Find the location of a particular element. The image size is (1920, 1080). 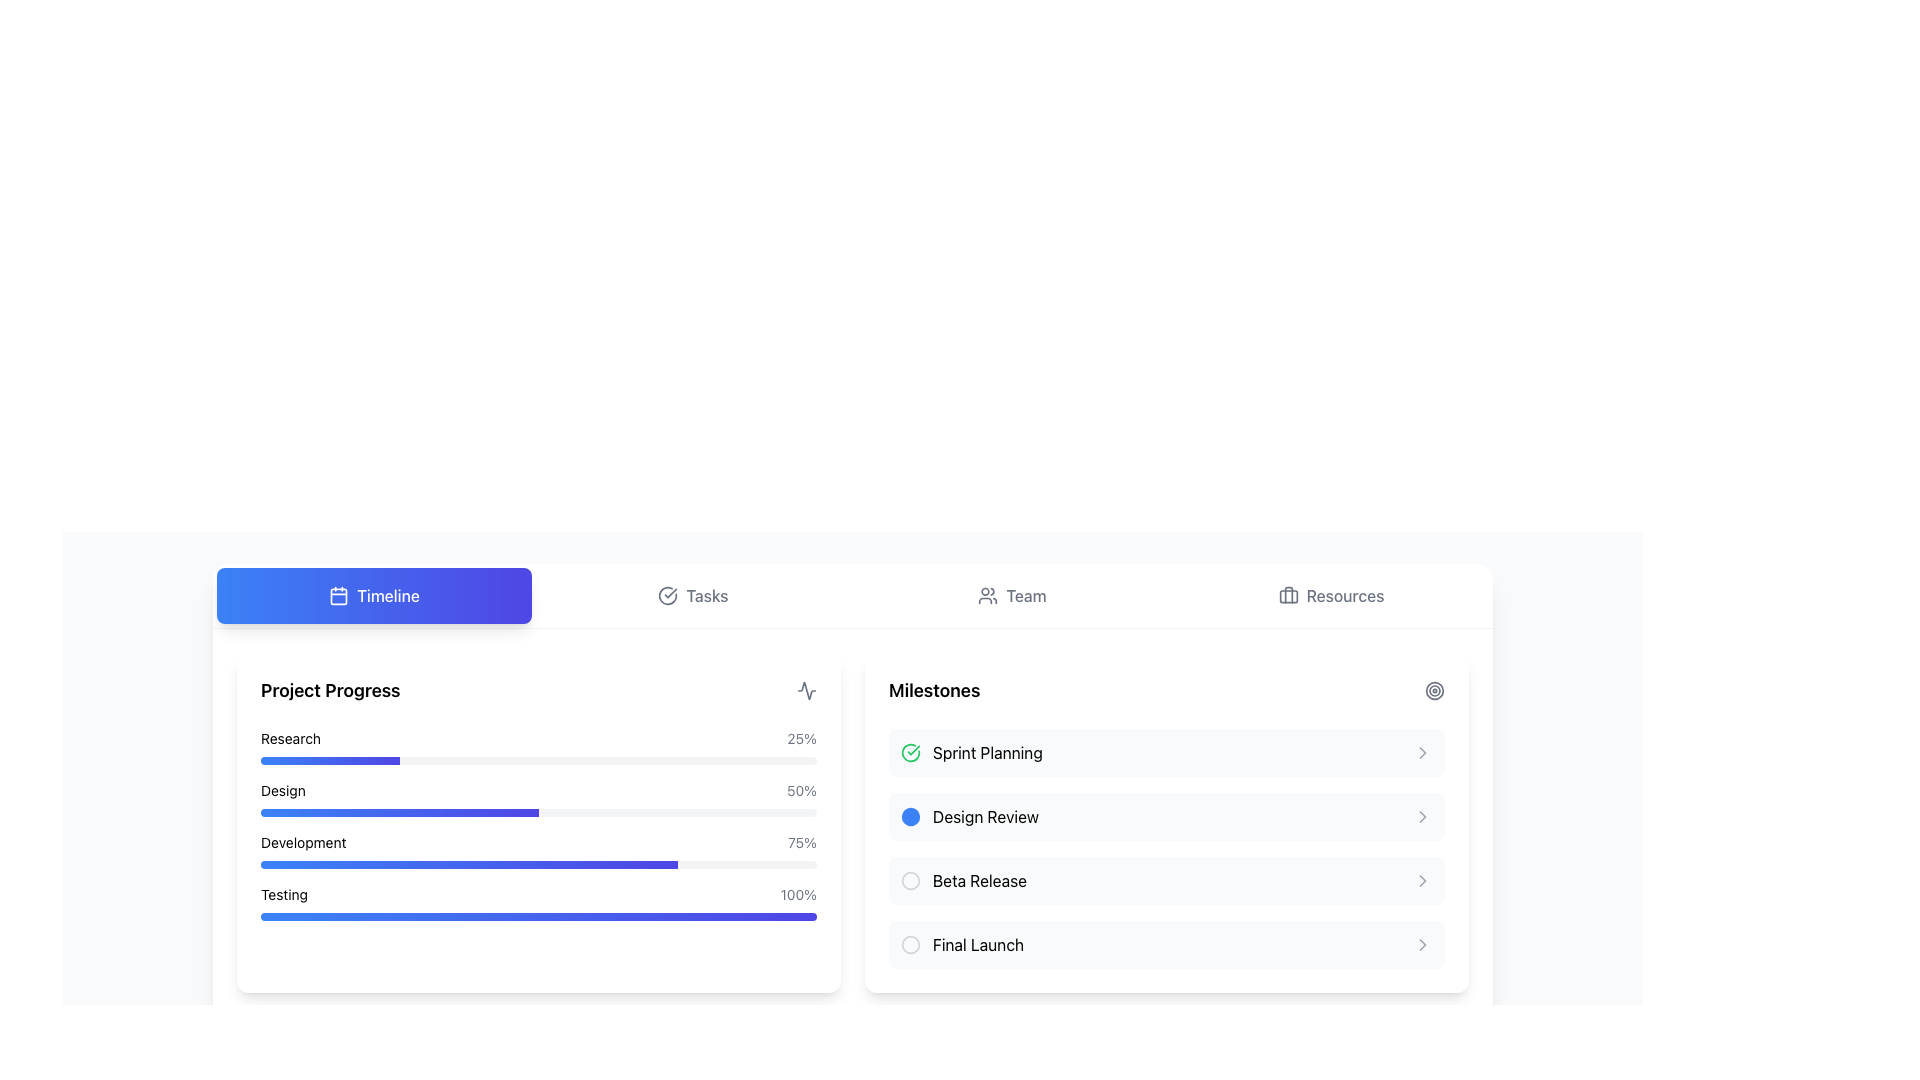

the 'Design Review' milestone item in the Milestones section is located at coordinates (1166, 817).